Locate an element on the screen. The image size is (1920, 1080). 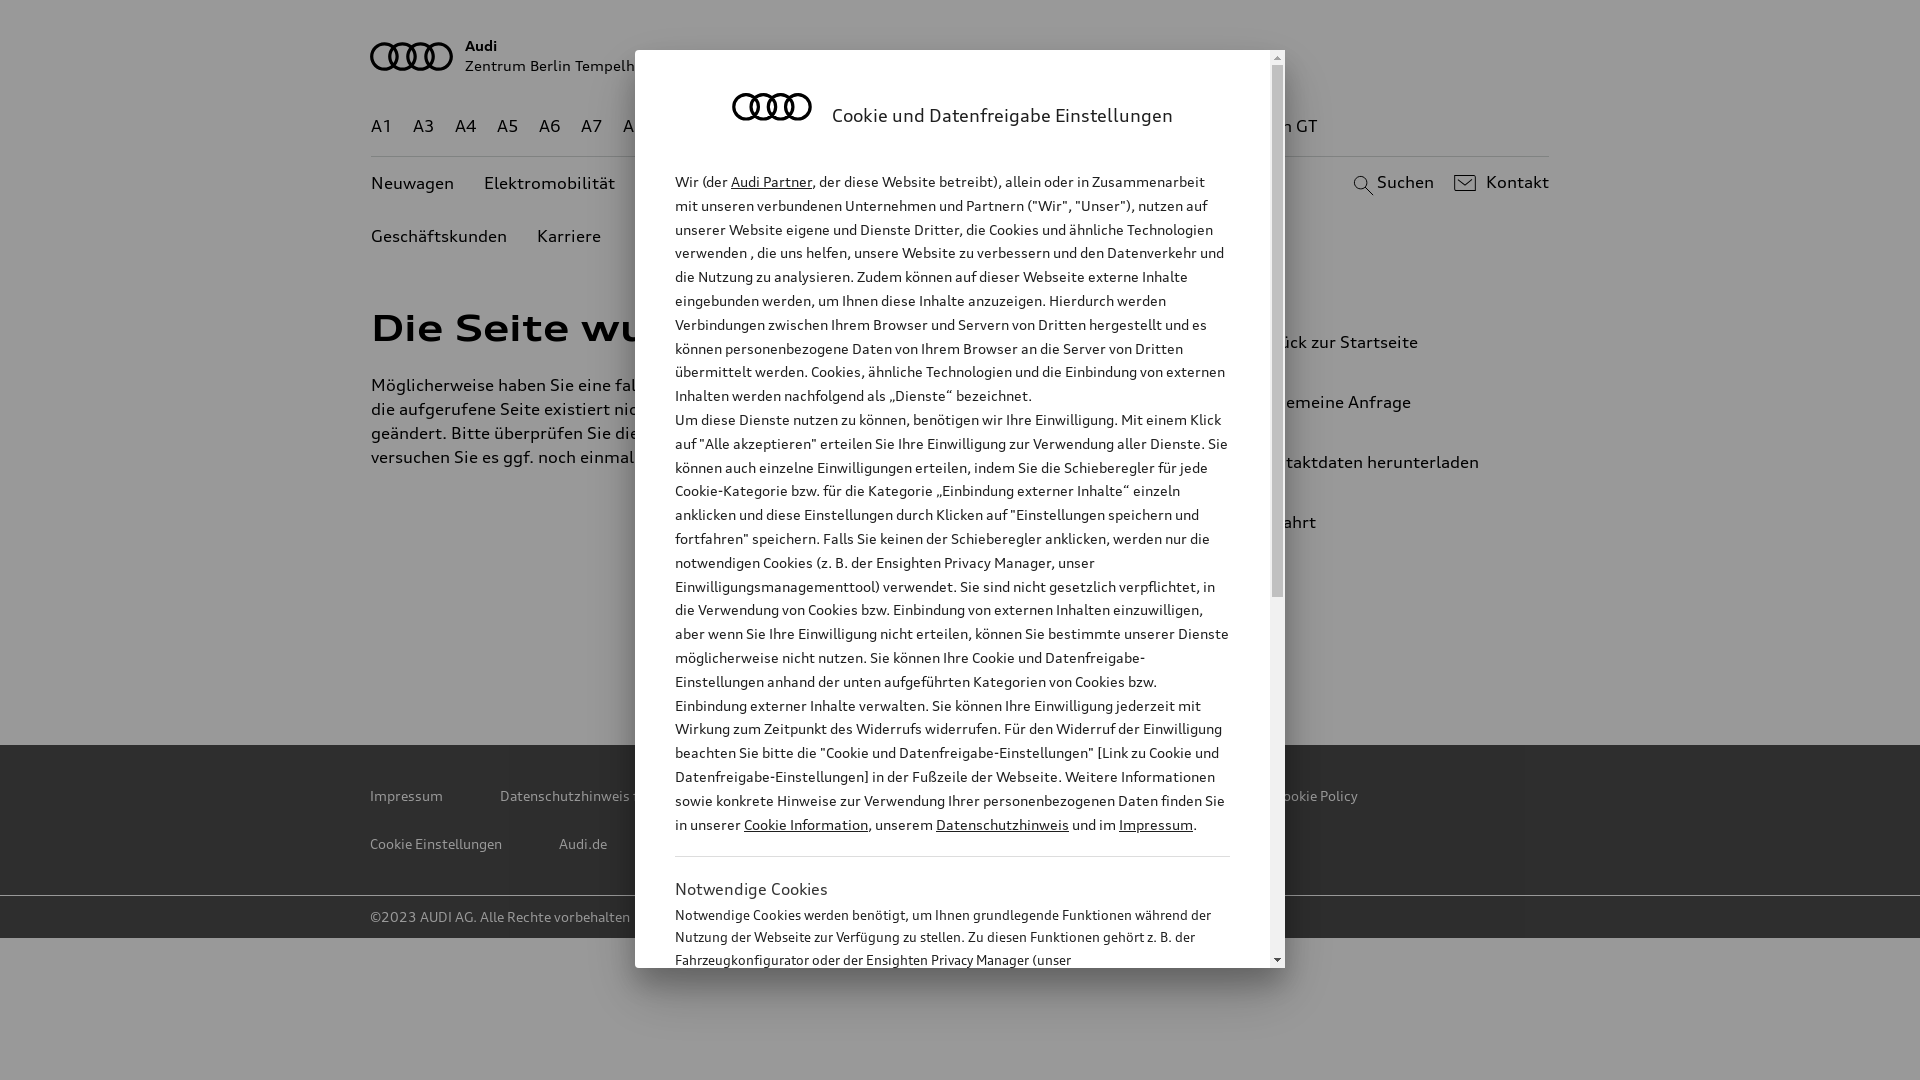
'A8' is located at coordinates (632, 126).